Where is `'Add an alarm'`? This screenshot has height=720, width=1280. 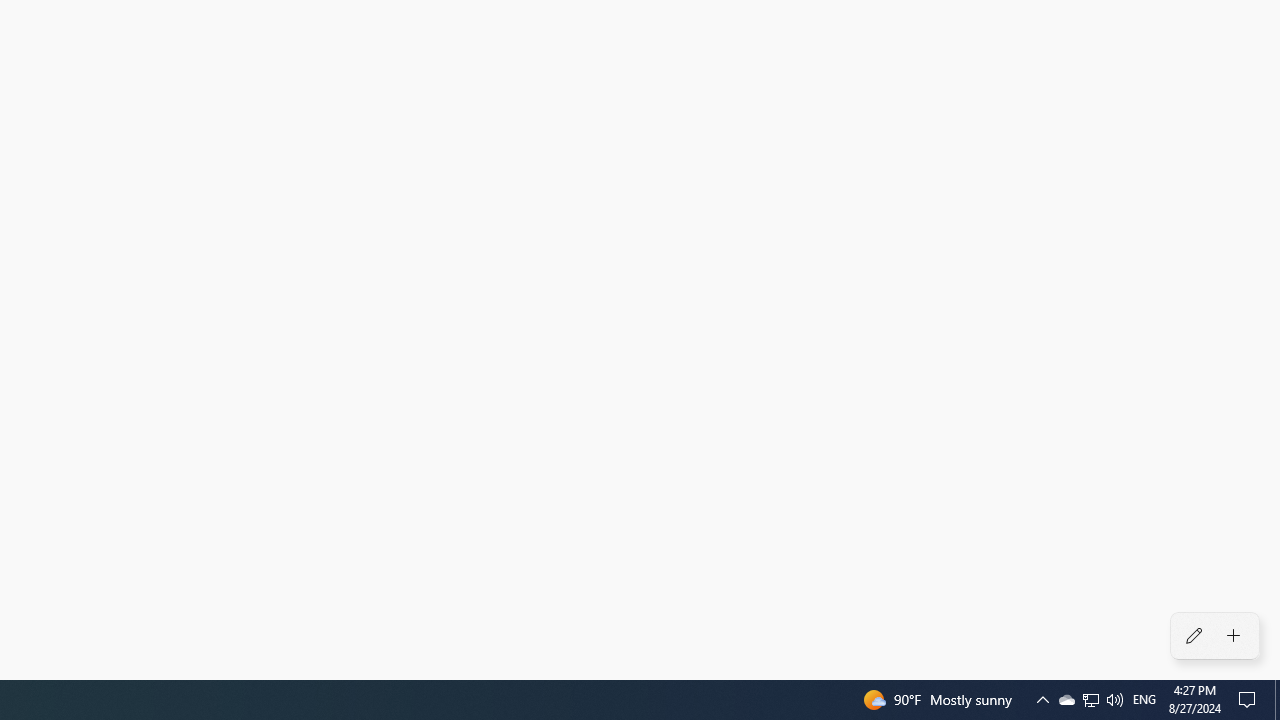
'Add an alarm' is located at coordinates (1232, 636).